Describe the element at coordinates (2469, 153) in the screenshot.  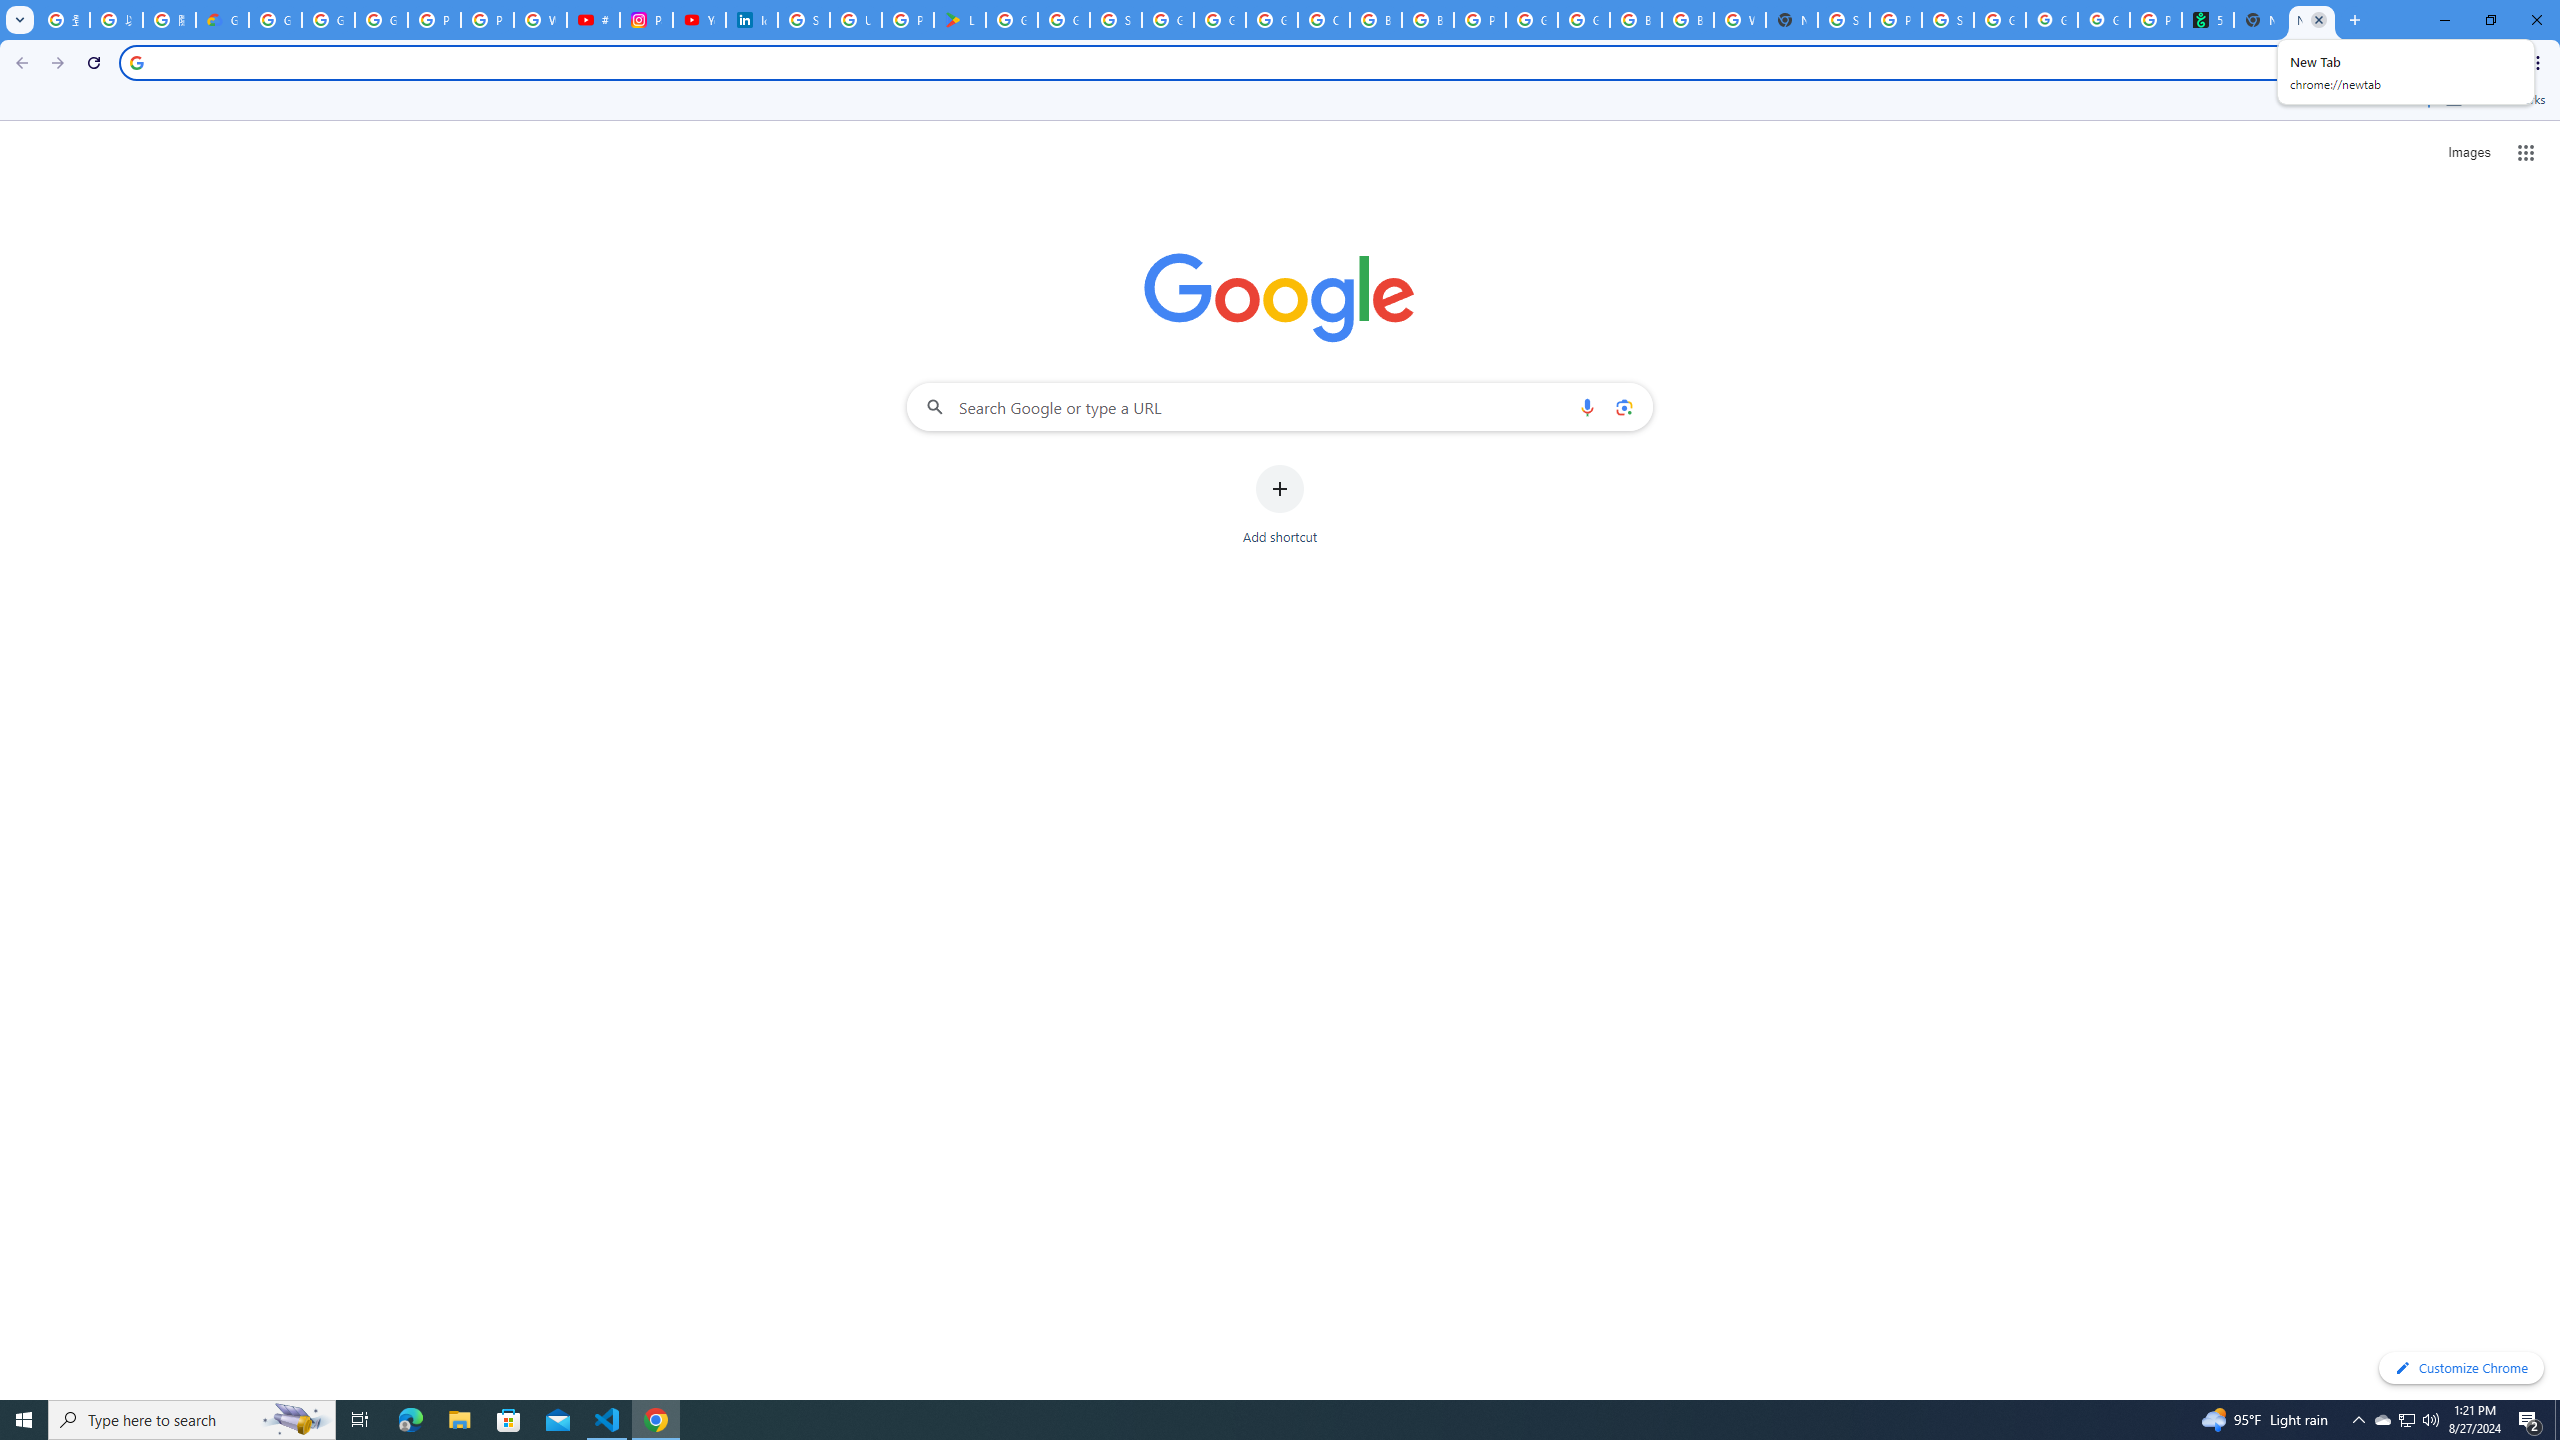
I see `'Search for Images '` at that location.